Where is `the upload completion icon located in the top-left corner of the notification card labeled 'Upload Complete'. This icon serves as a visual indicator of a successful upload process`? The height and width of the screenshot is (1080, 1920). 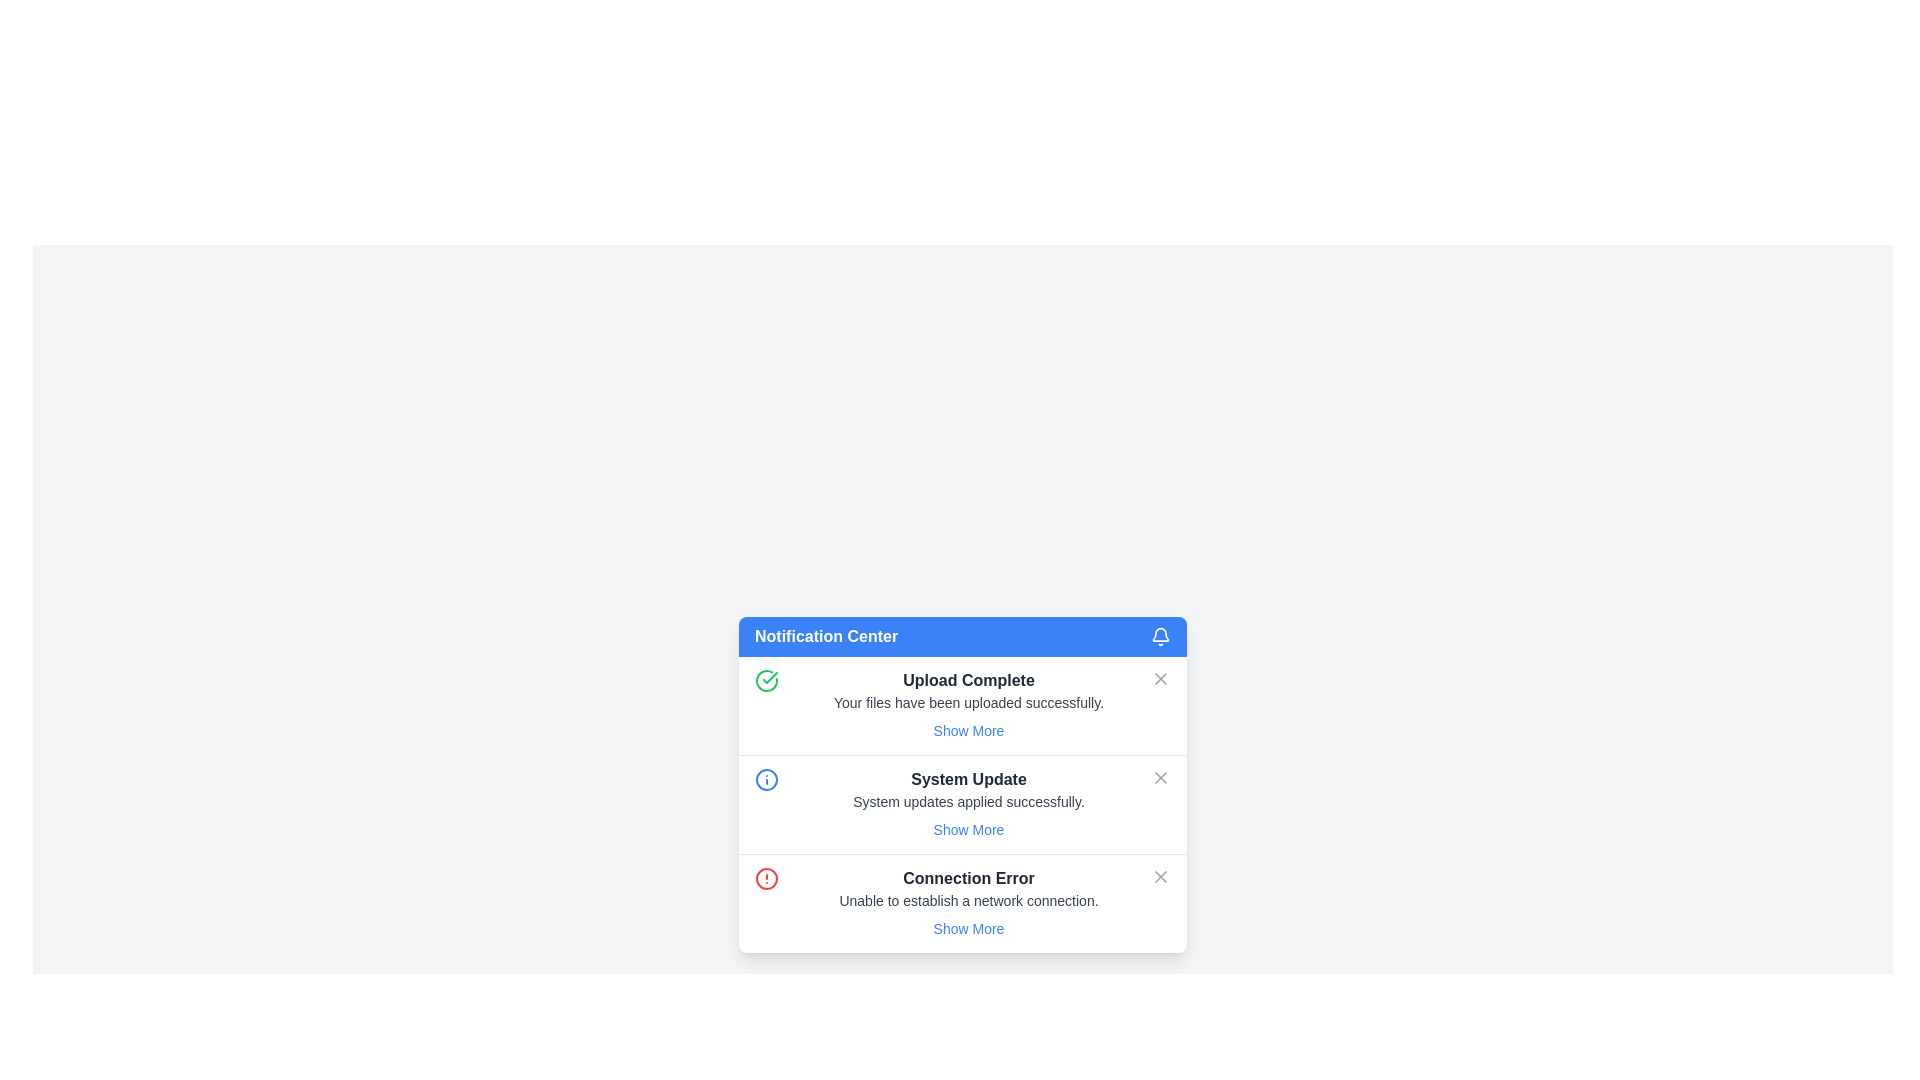
the upload completion icon located in the top-left corner of the notification card labeled 'Upload Complete'. This icon serves as a visual indicator of a successful upload process is located at coordinates (766, 680).